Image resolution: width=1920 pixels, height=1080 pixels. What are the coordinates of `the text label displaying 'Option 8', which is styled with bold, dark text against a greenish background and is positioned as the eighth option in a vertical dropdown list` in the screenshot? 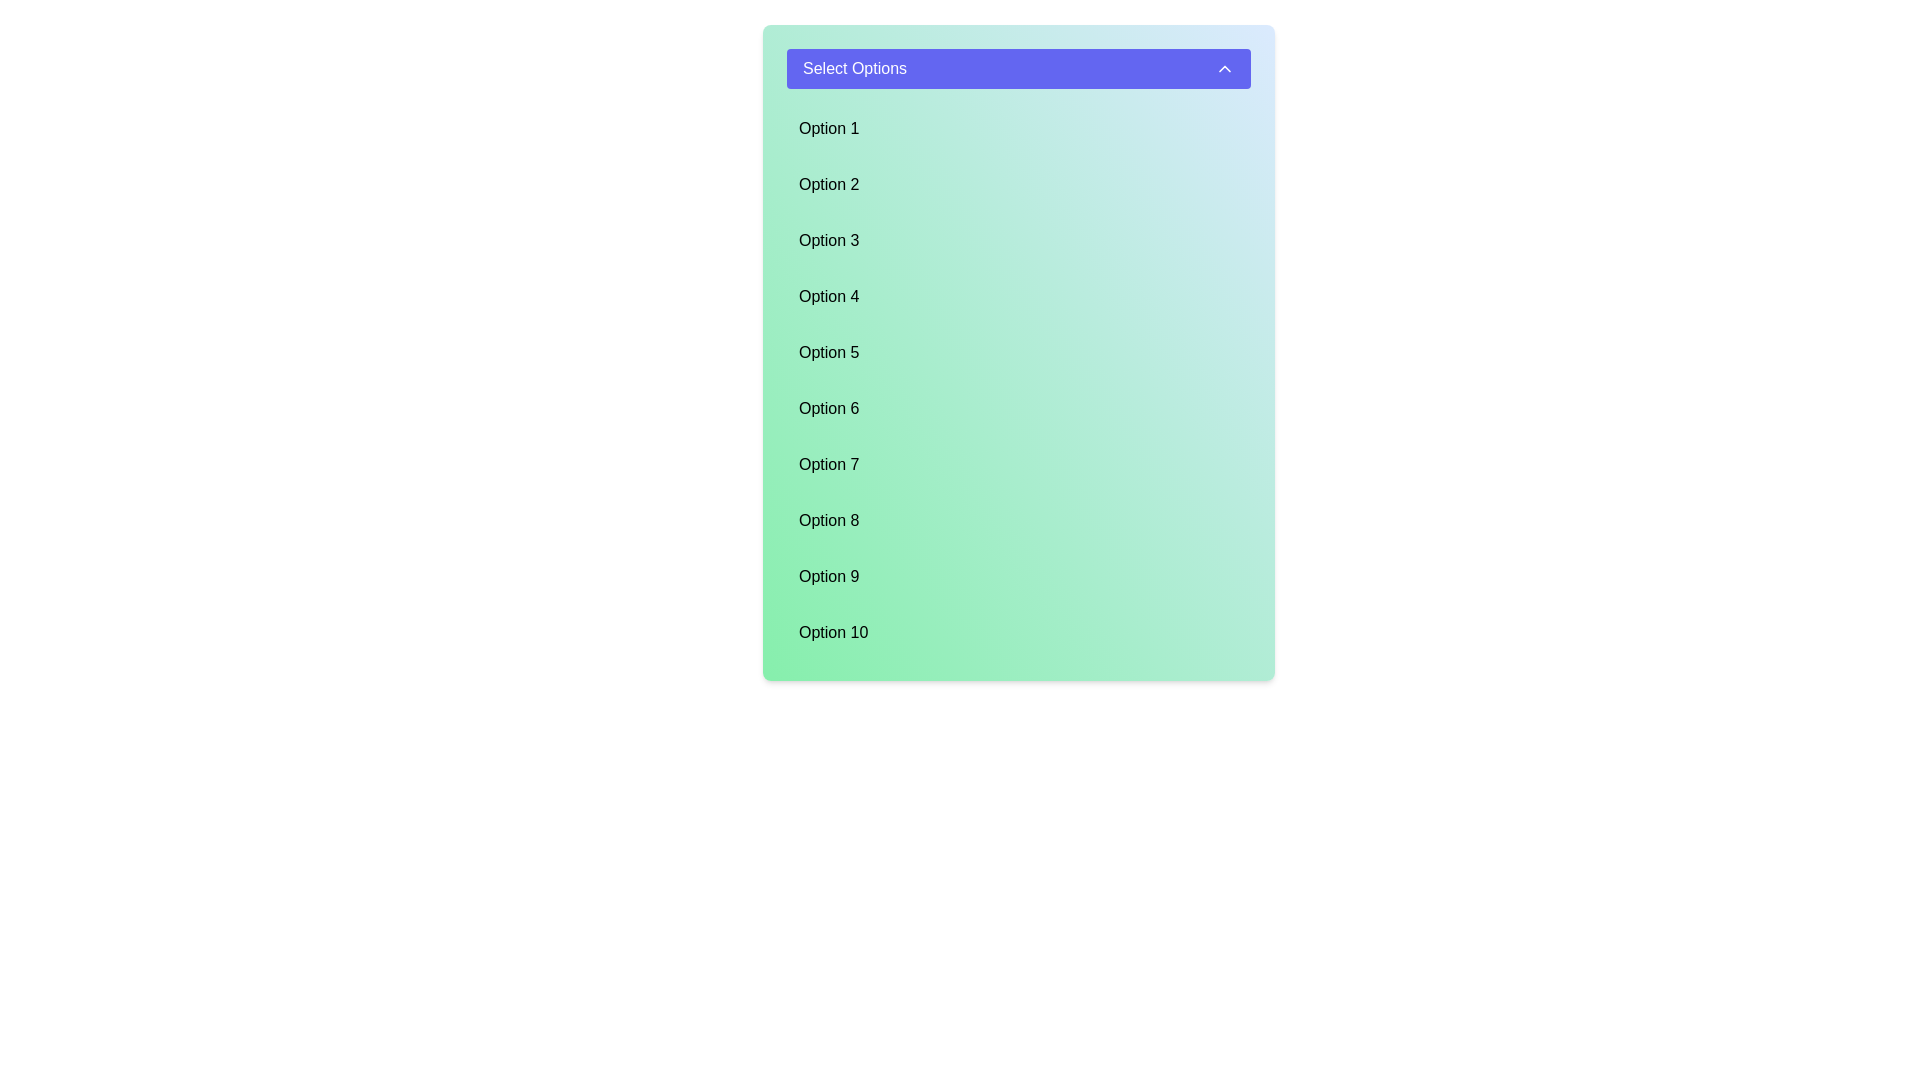 It's located at (829, 519).